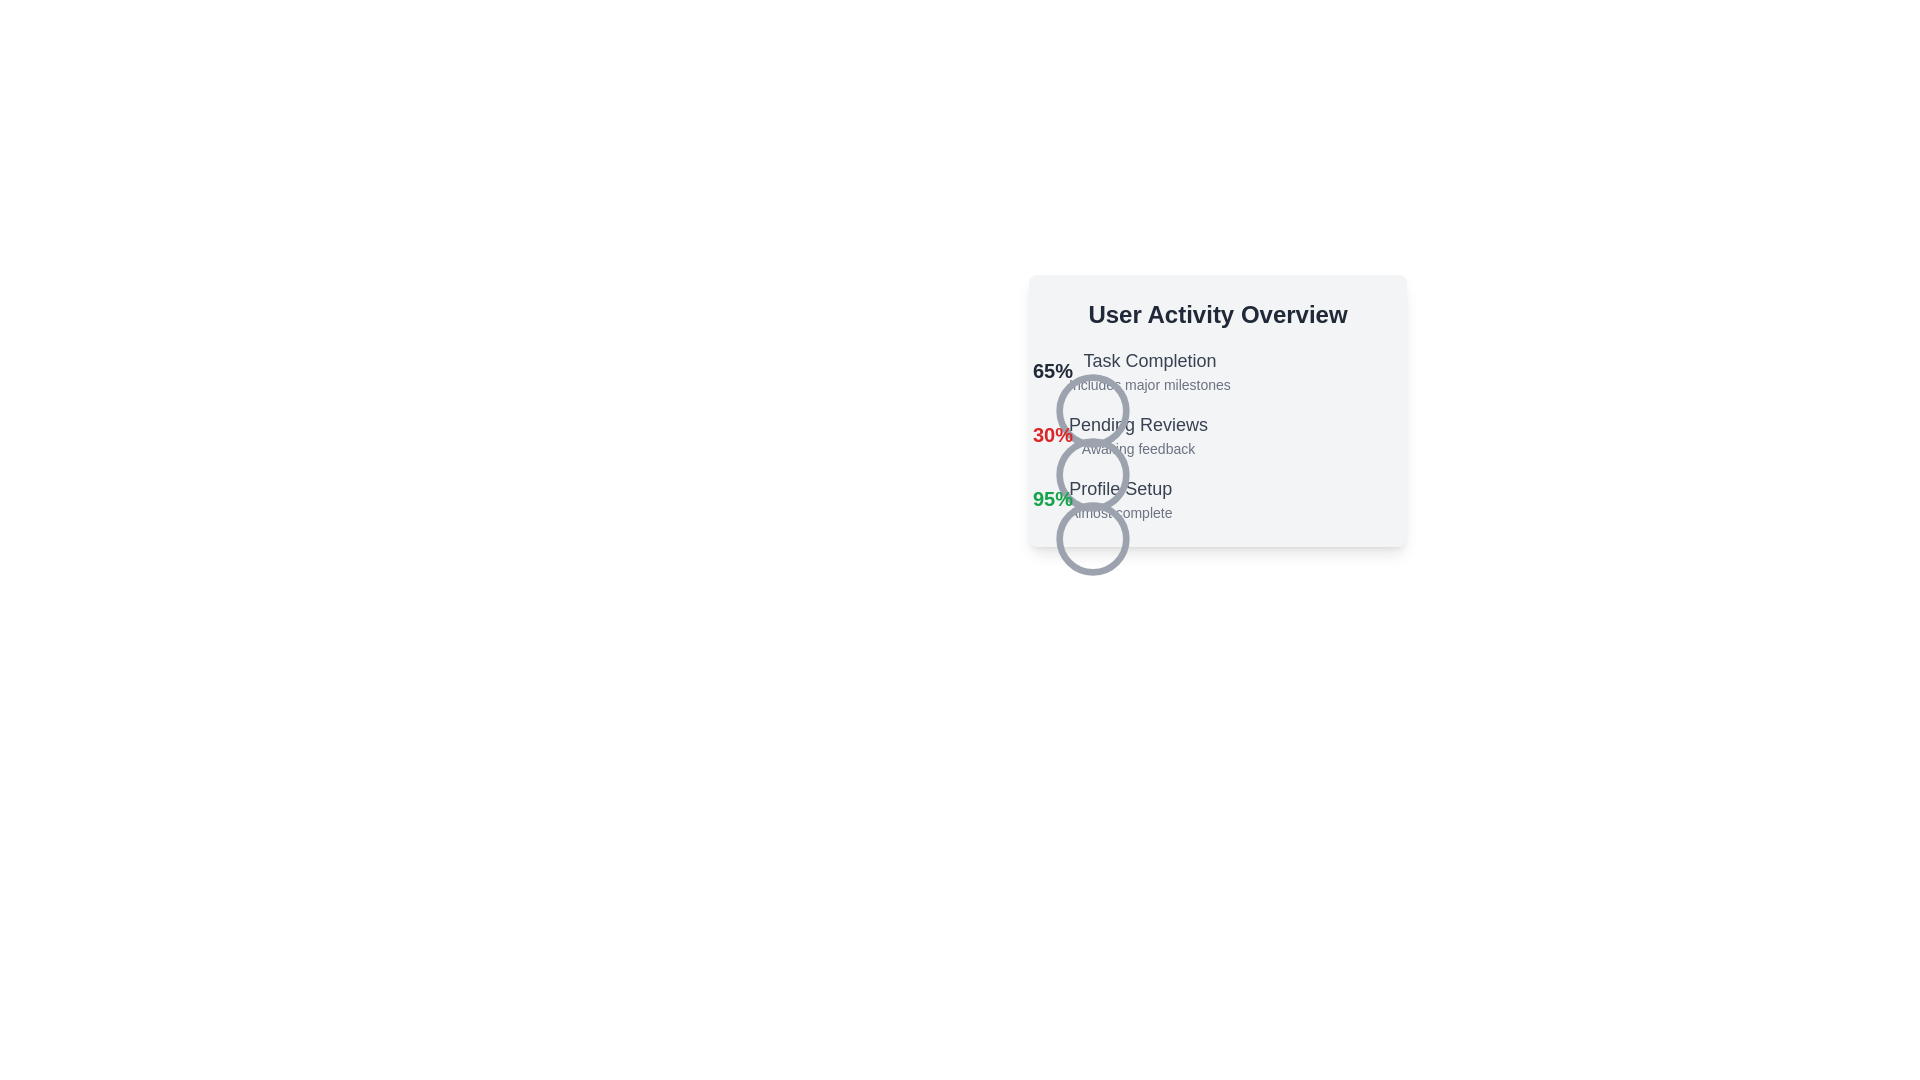 This screenshot has height=1080, width=1920. What do you see at coordinates (1092, 474) in the screenshot?
I see `the circular vector graphic icon, which is part of the user activity metrics section located directly below the 'Profile Setup' text` at bounding box center [1092, 474].